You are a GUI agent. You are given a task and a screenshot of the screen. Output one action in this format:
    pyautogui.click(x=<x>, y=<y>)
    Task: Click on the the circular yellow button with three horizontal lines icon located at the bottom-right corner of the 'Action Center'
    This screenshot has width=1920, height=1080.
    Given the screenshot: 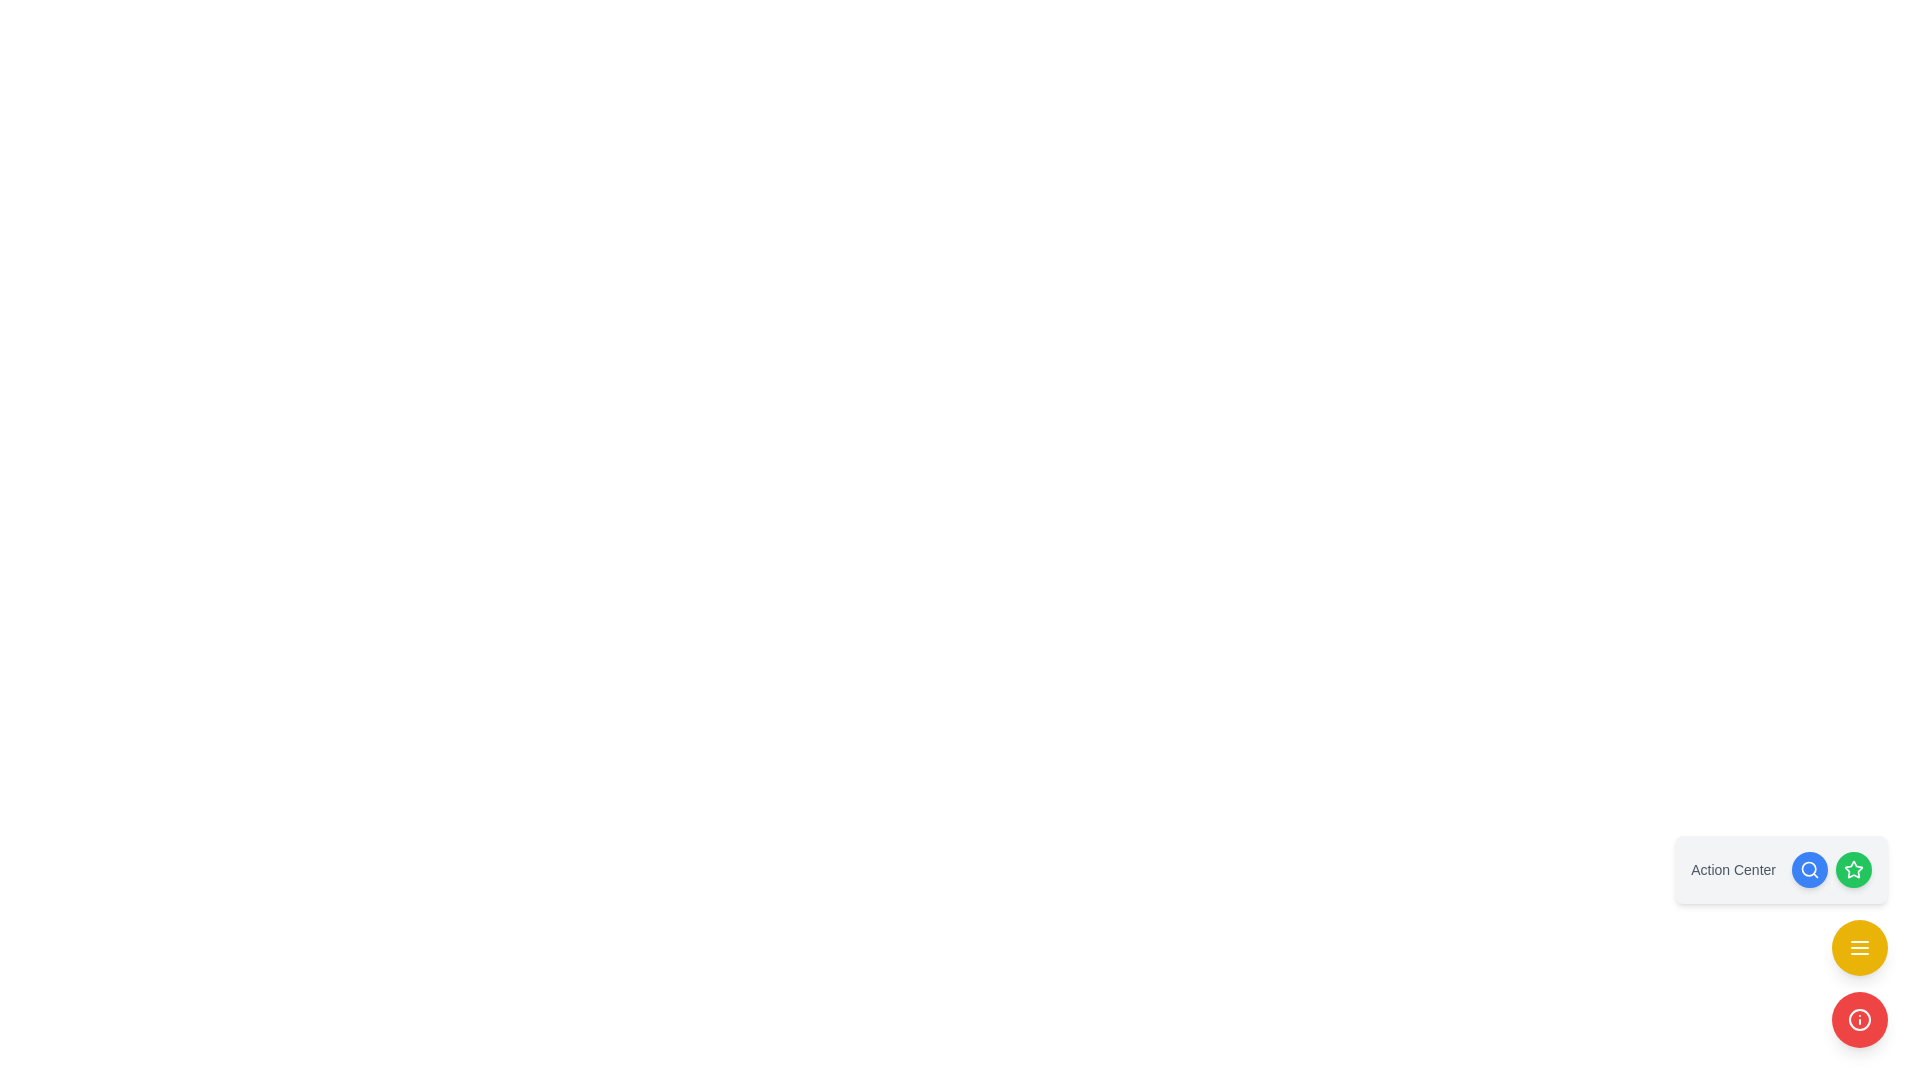 What is the action you would take?
    pyautogui.click(x=1859, y=947)
    